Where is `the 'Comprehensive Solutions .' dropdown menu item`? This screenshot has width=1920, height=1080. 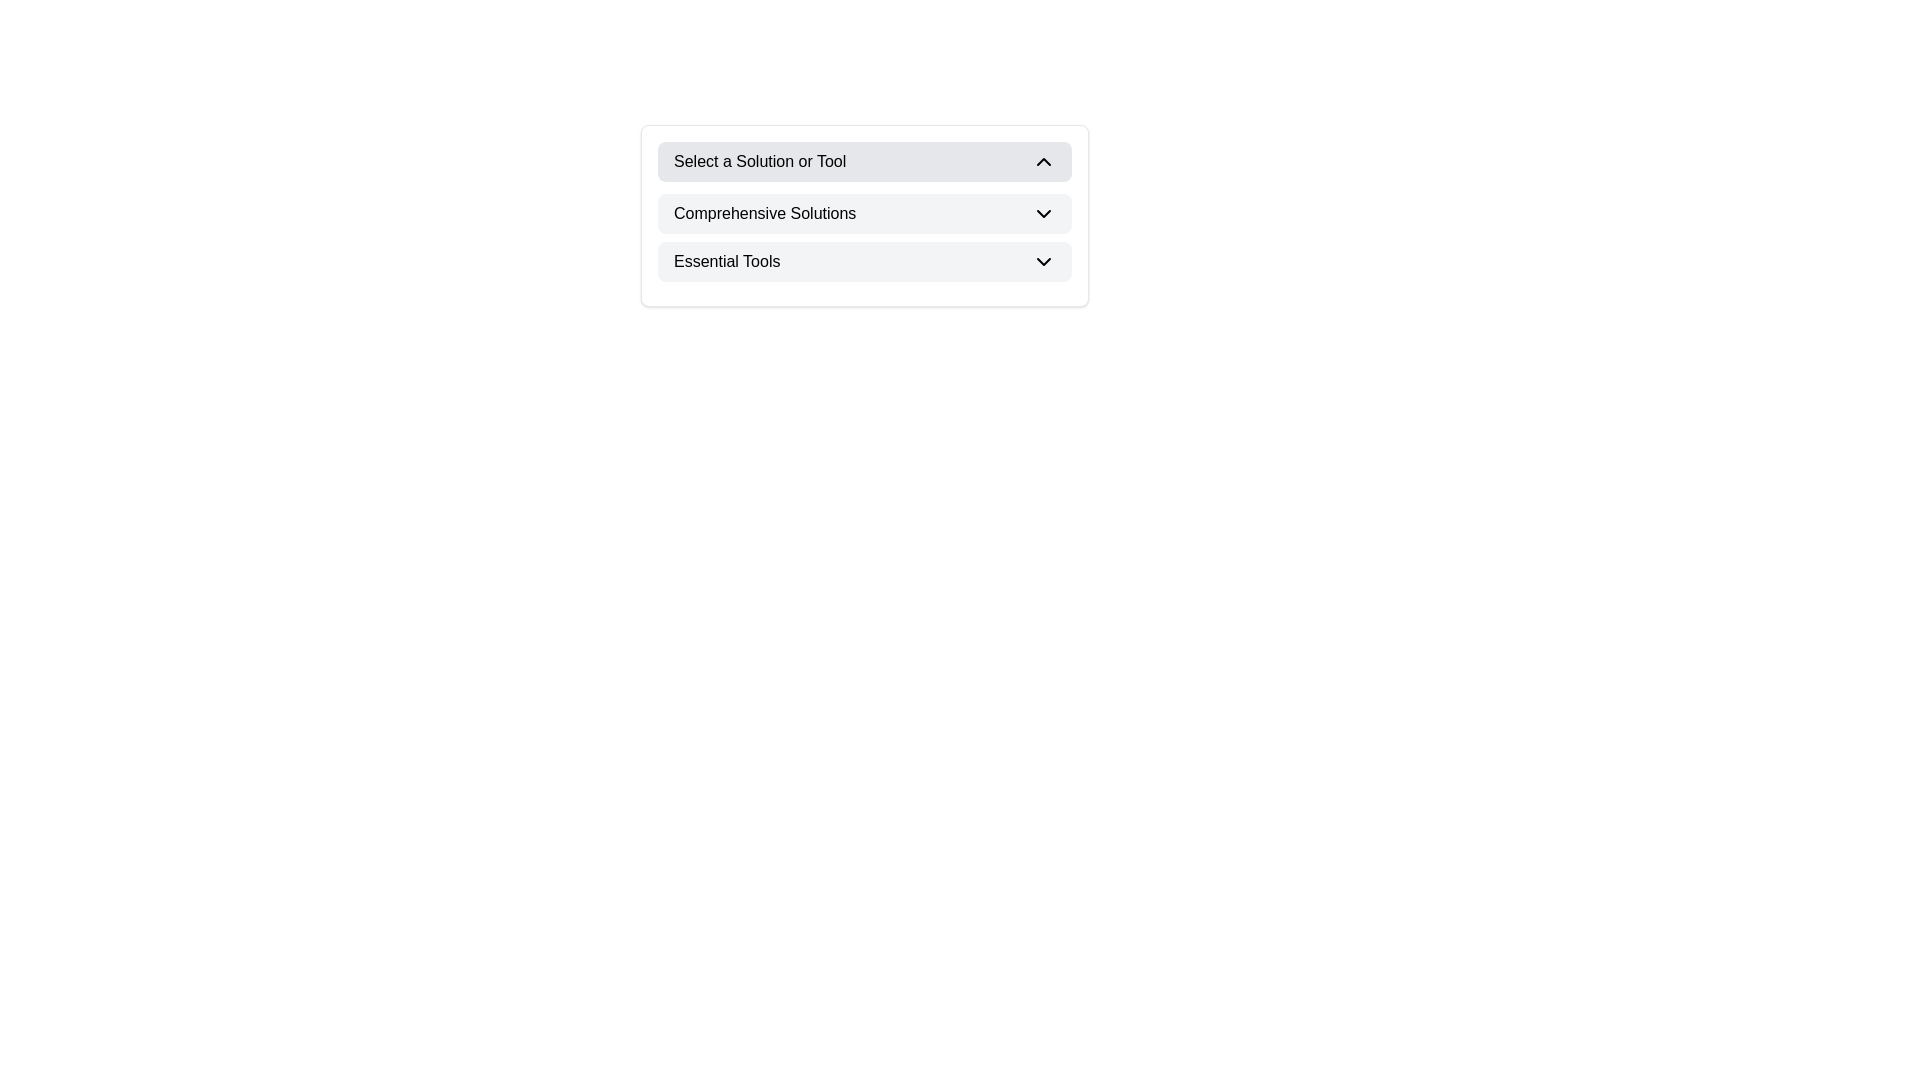
the 'Comprehensive Solutions .' dropdown menu item is located at coordinates (864, 213).